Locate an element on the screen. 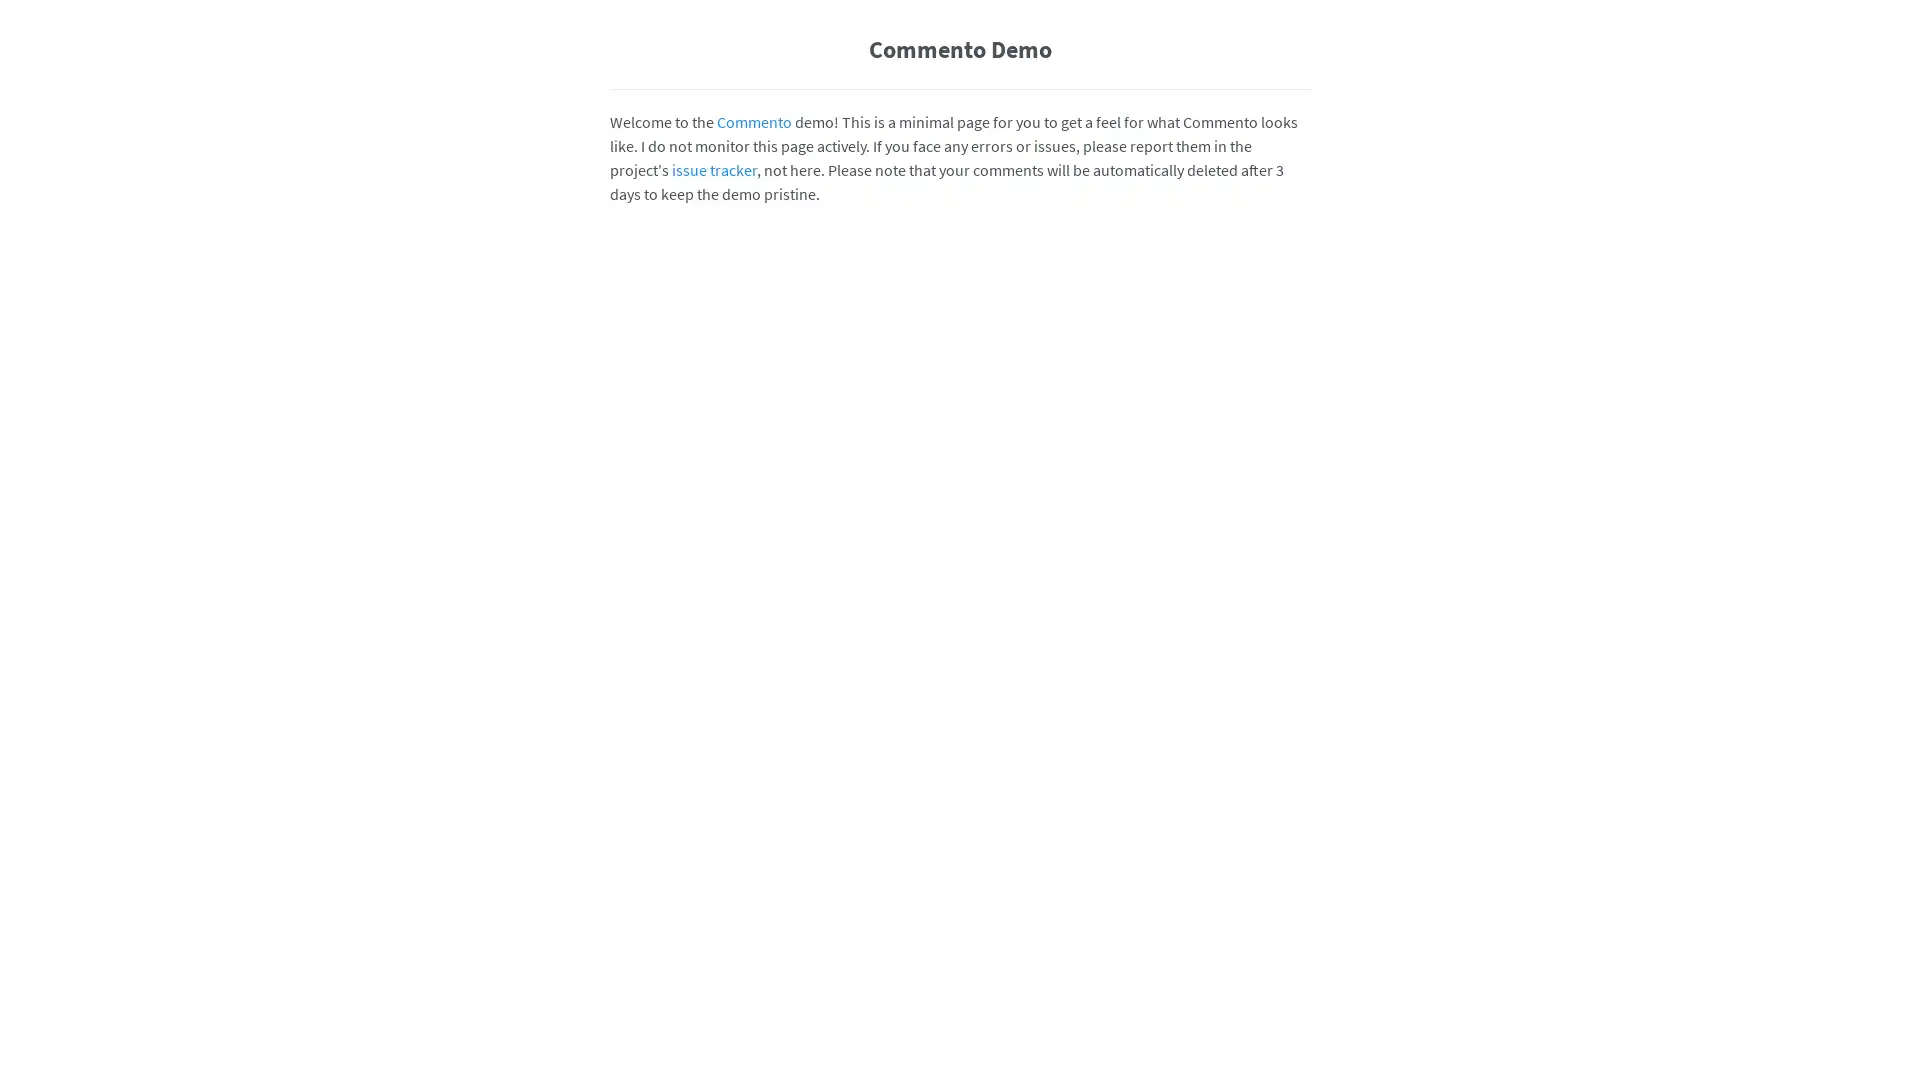 This screenshot has width=1920, height=1080. Downvote is located at coordinates (1264, 1025).